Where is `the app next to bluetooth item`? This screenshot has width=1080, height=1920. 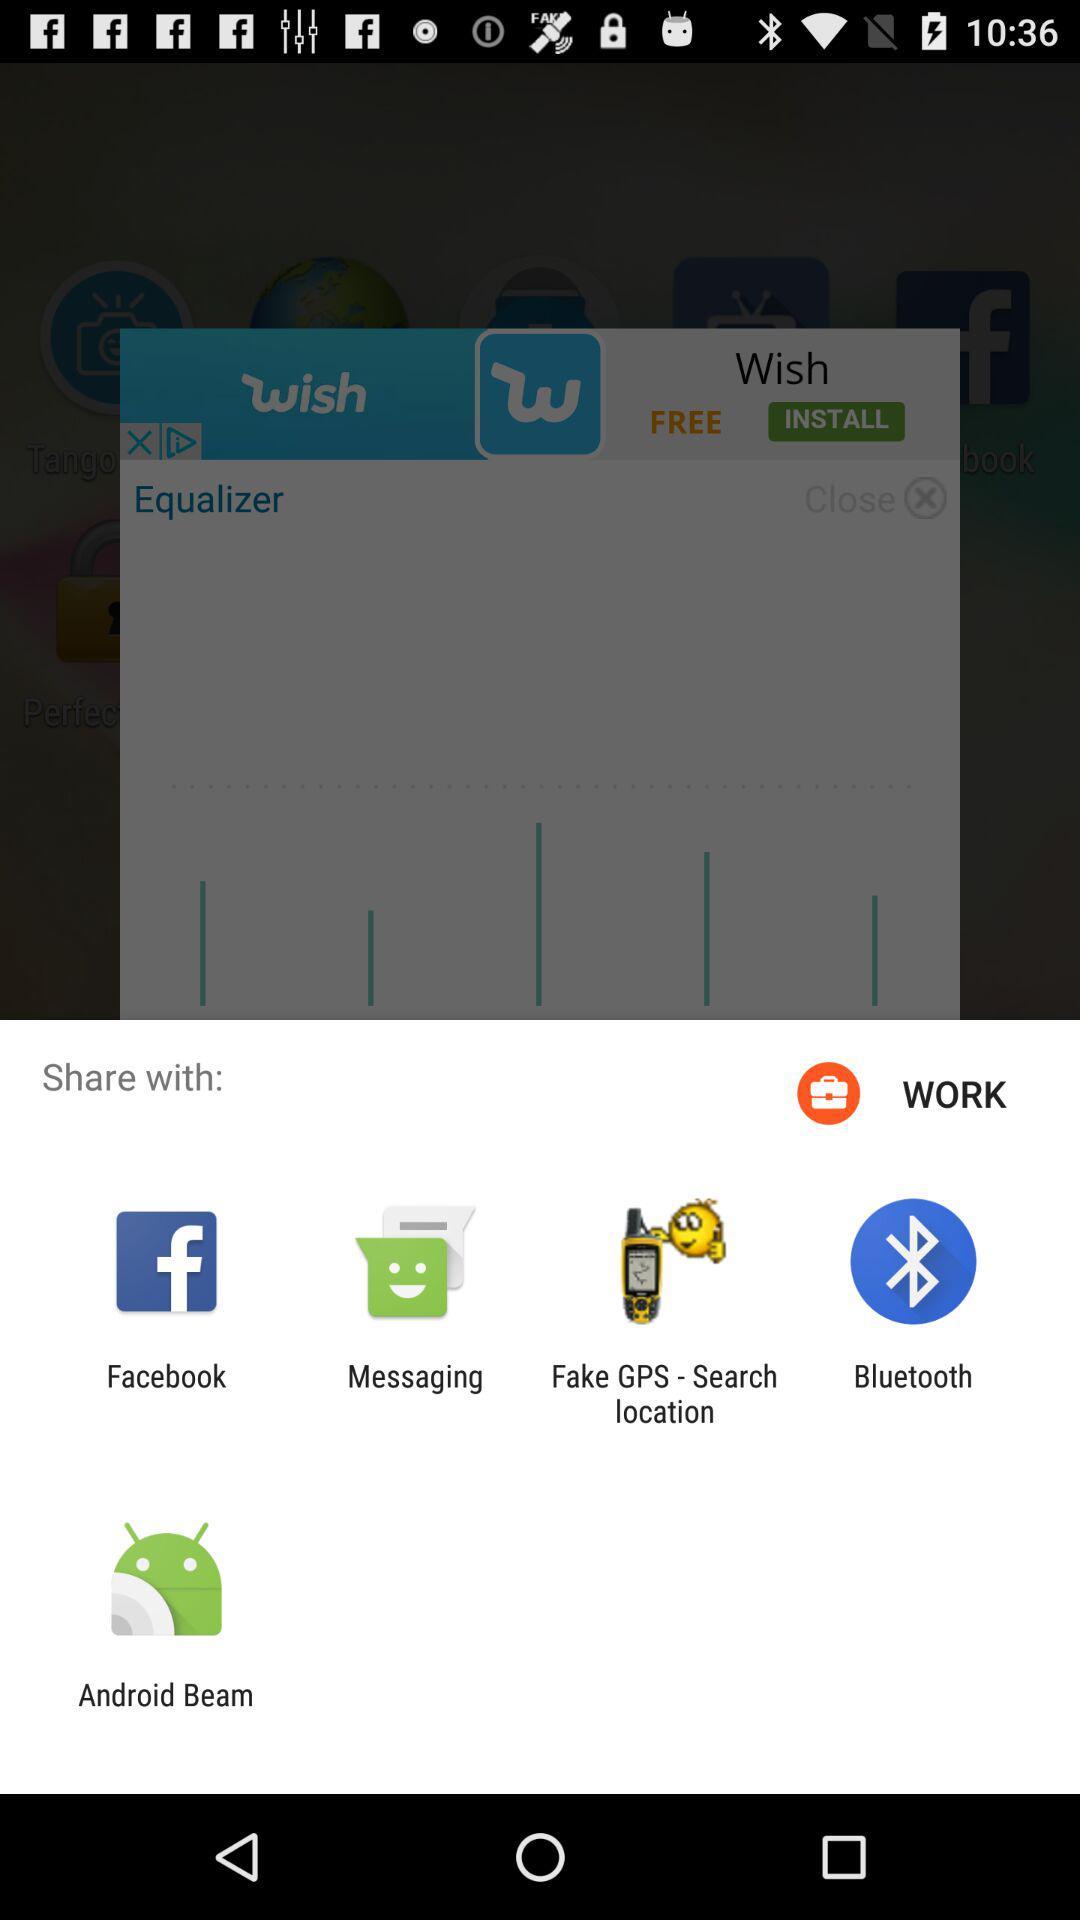 the app next to bluetooth item is located at coordinates (664, 1392).